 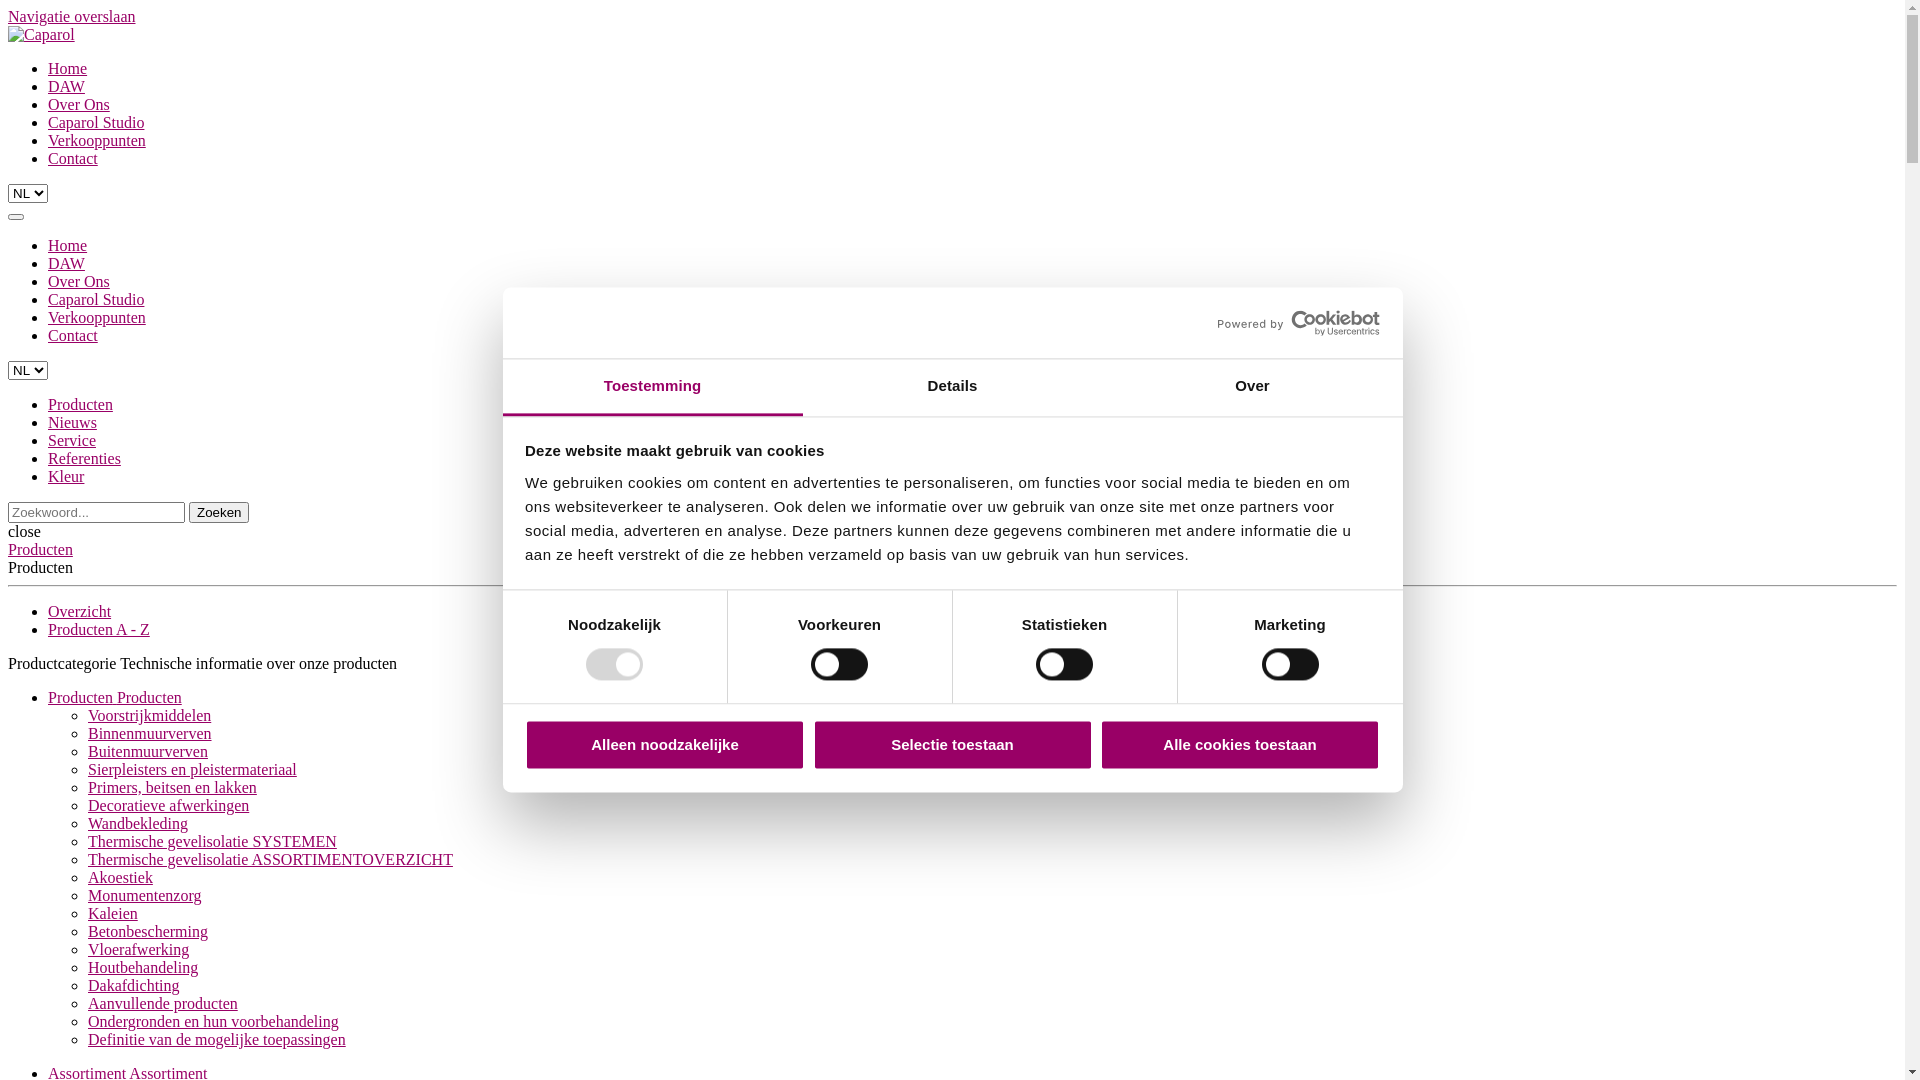 What do you see at coordinates (78, 104) in the screenshot?
I see `'Over Ons'` at bounding box center [78, 104].